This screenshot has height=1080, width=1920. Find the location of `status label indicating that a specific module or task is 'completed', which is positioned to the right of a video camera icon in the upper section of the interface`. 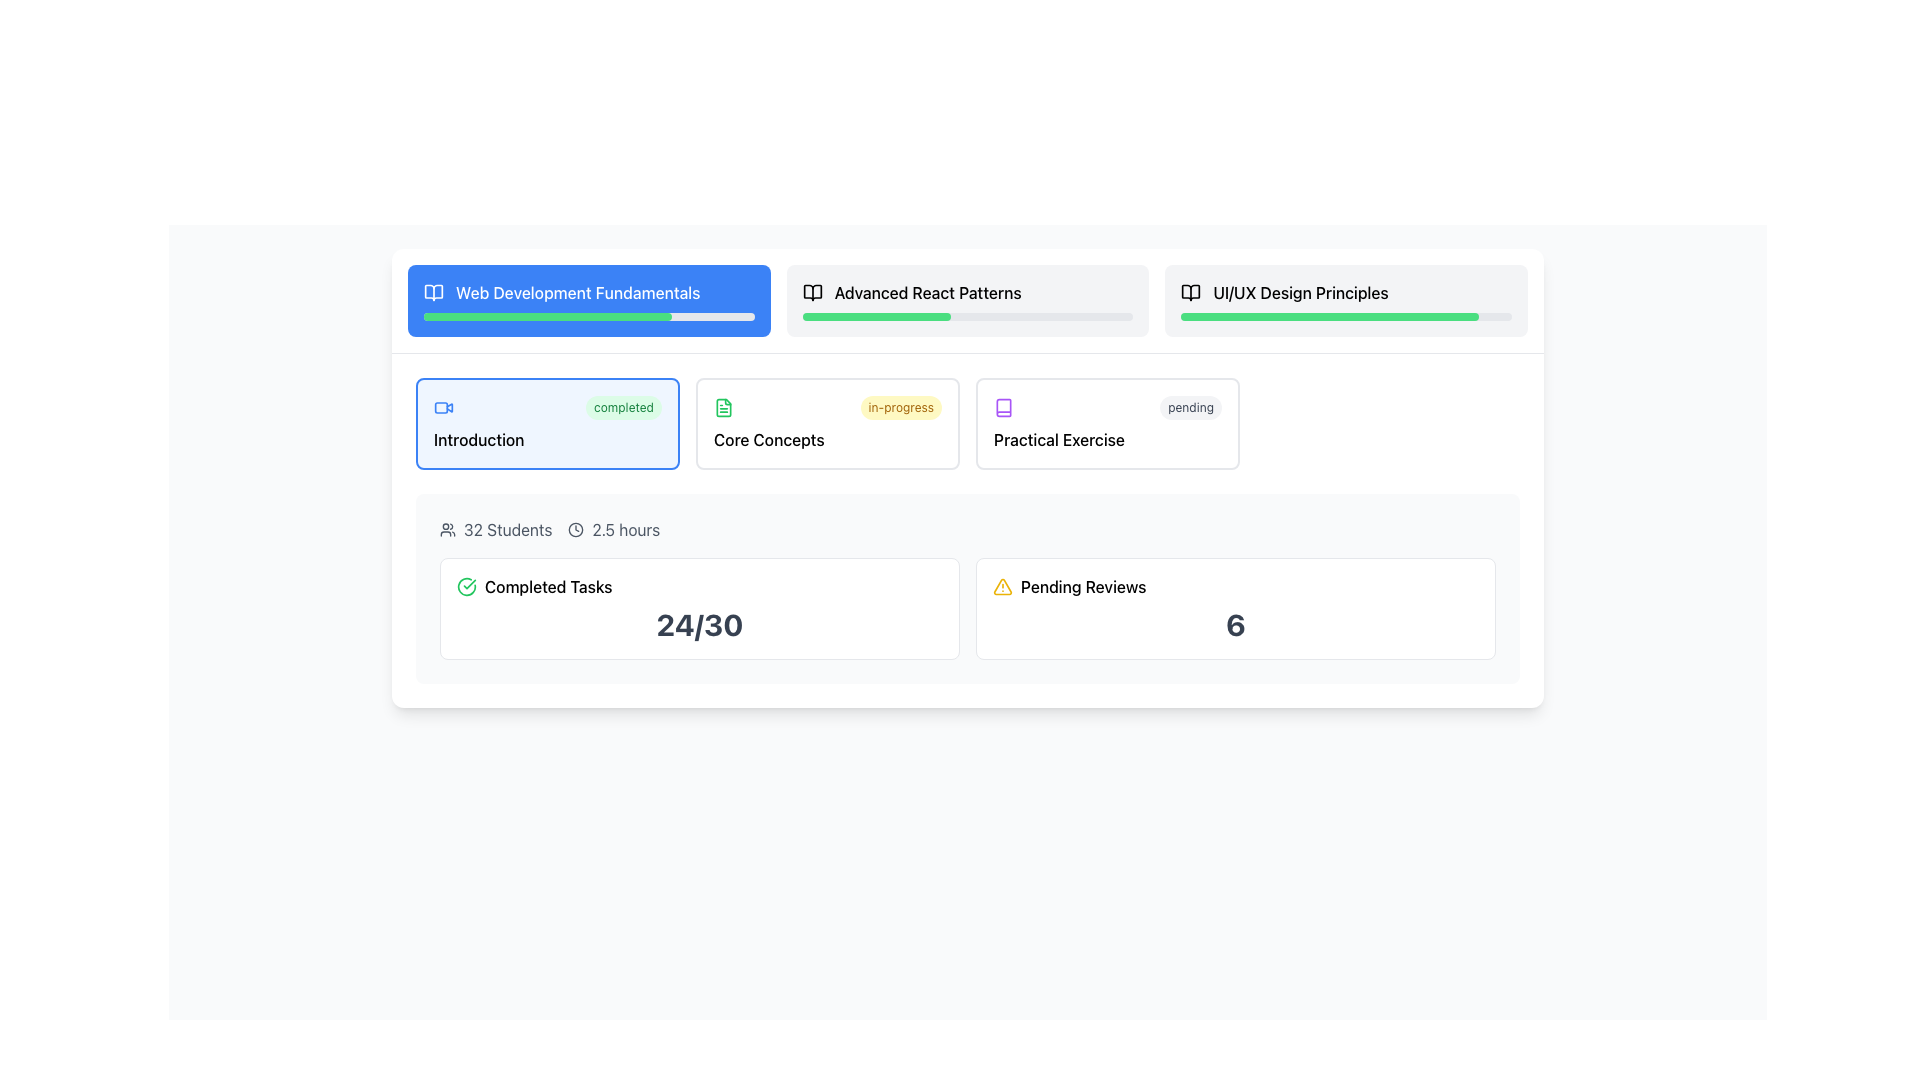

status label indicating that a specific module or task is 'completed', which is positioned to the right of a video camera icon in the upper section of the interface is located at coordinates (623, 407).